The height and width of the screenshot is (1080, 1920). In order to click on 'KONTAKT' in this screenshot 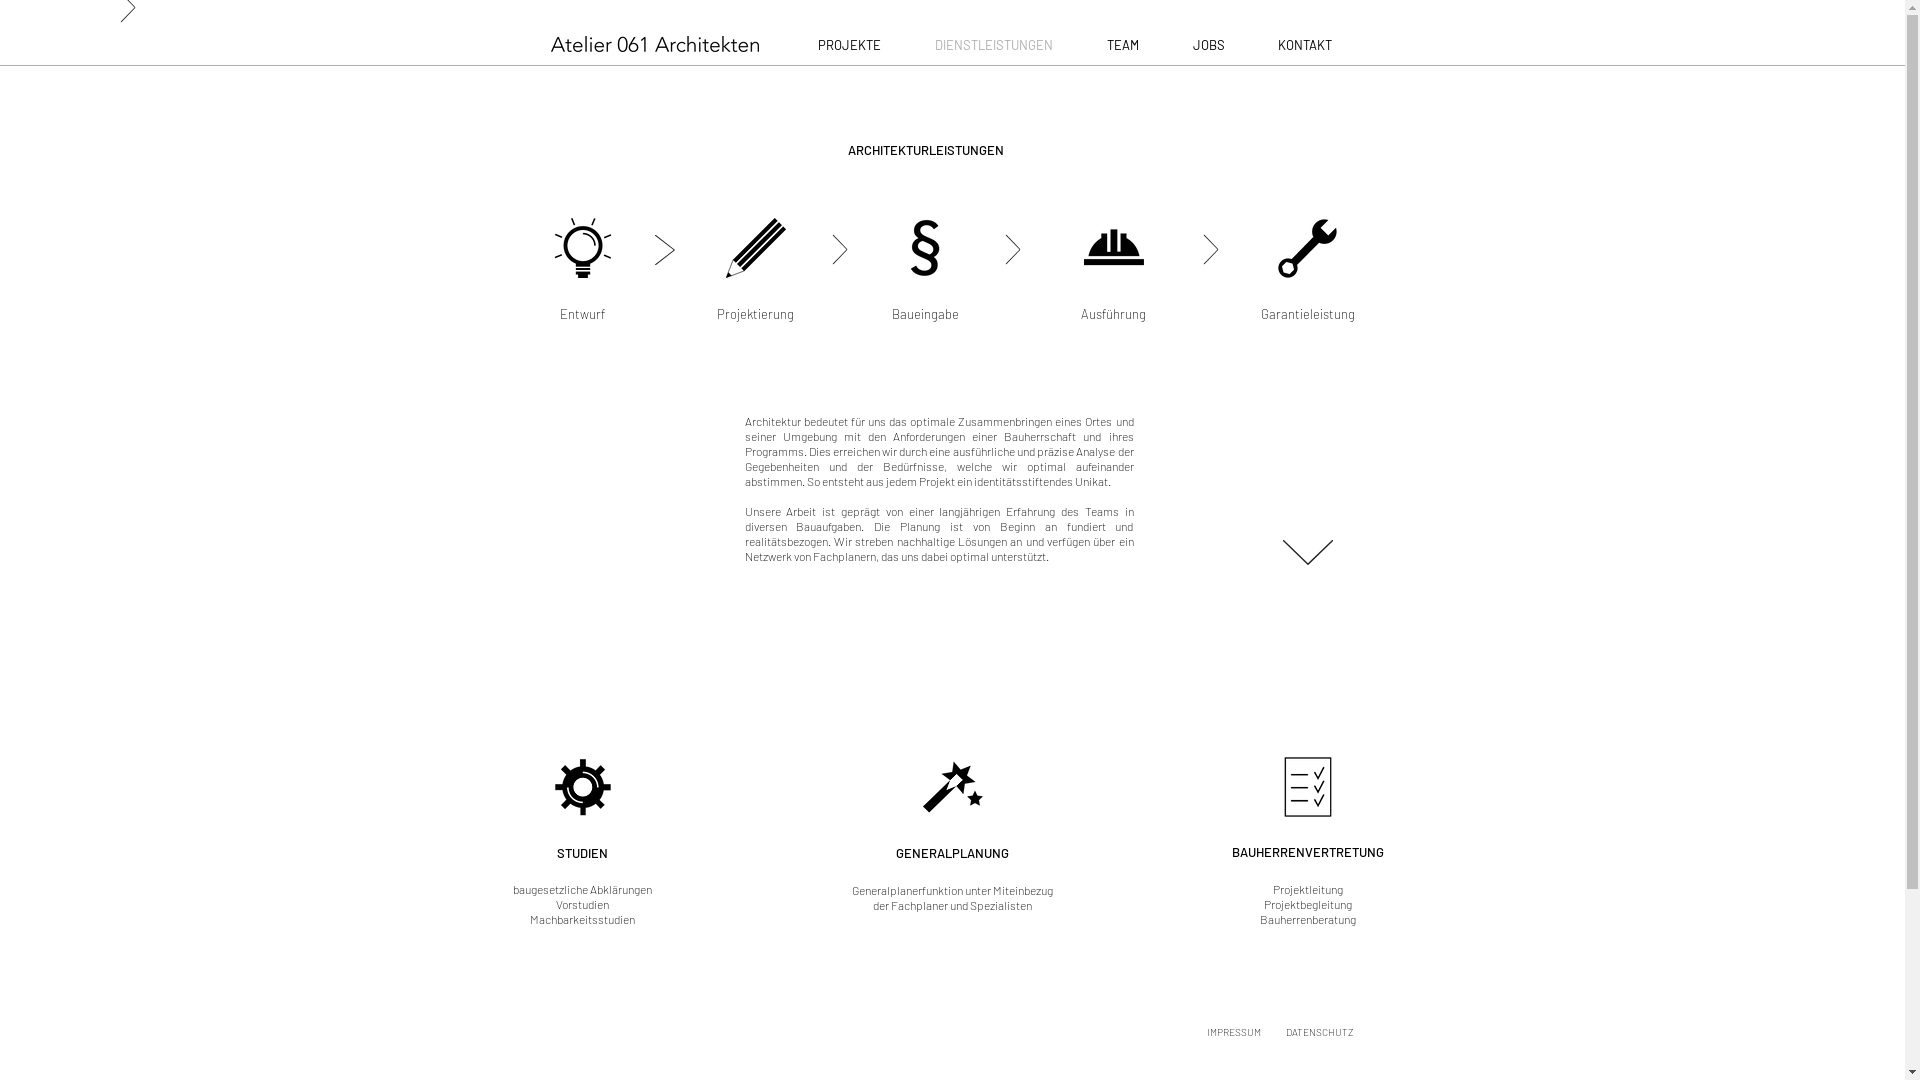, I will do `click(1305, 45)`.